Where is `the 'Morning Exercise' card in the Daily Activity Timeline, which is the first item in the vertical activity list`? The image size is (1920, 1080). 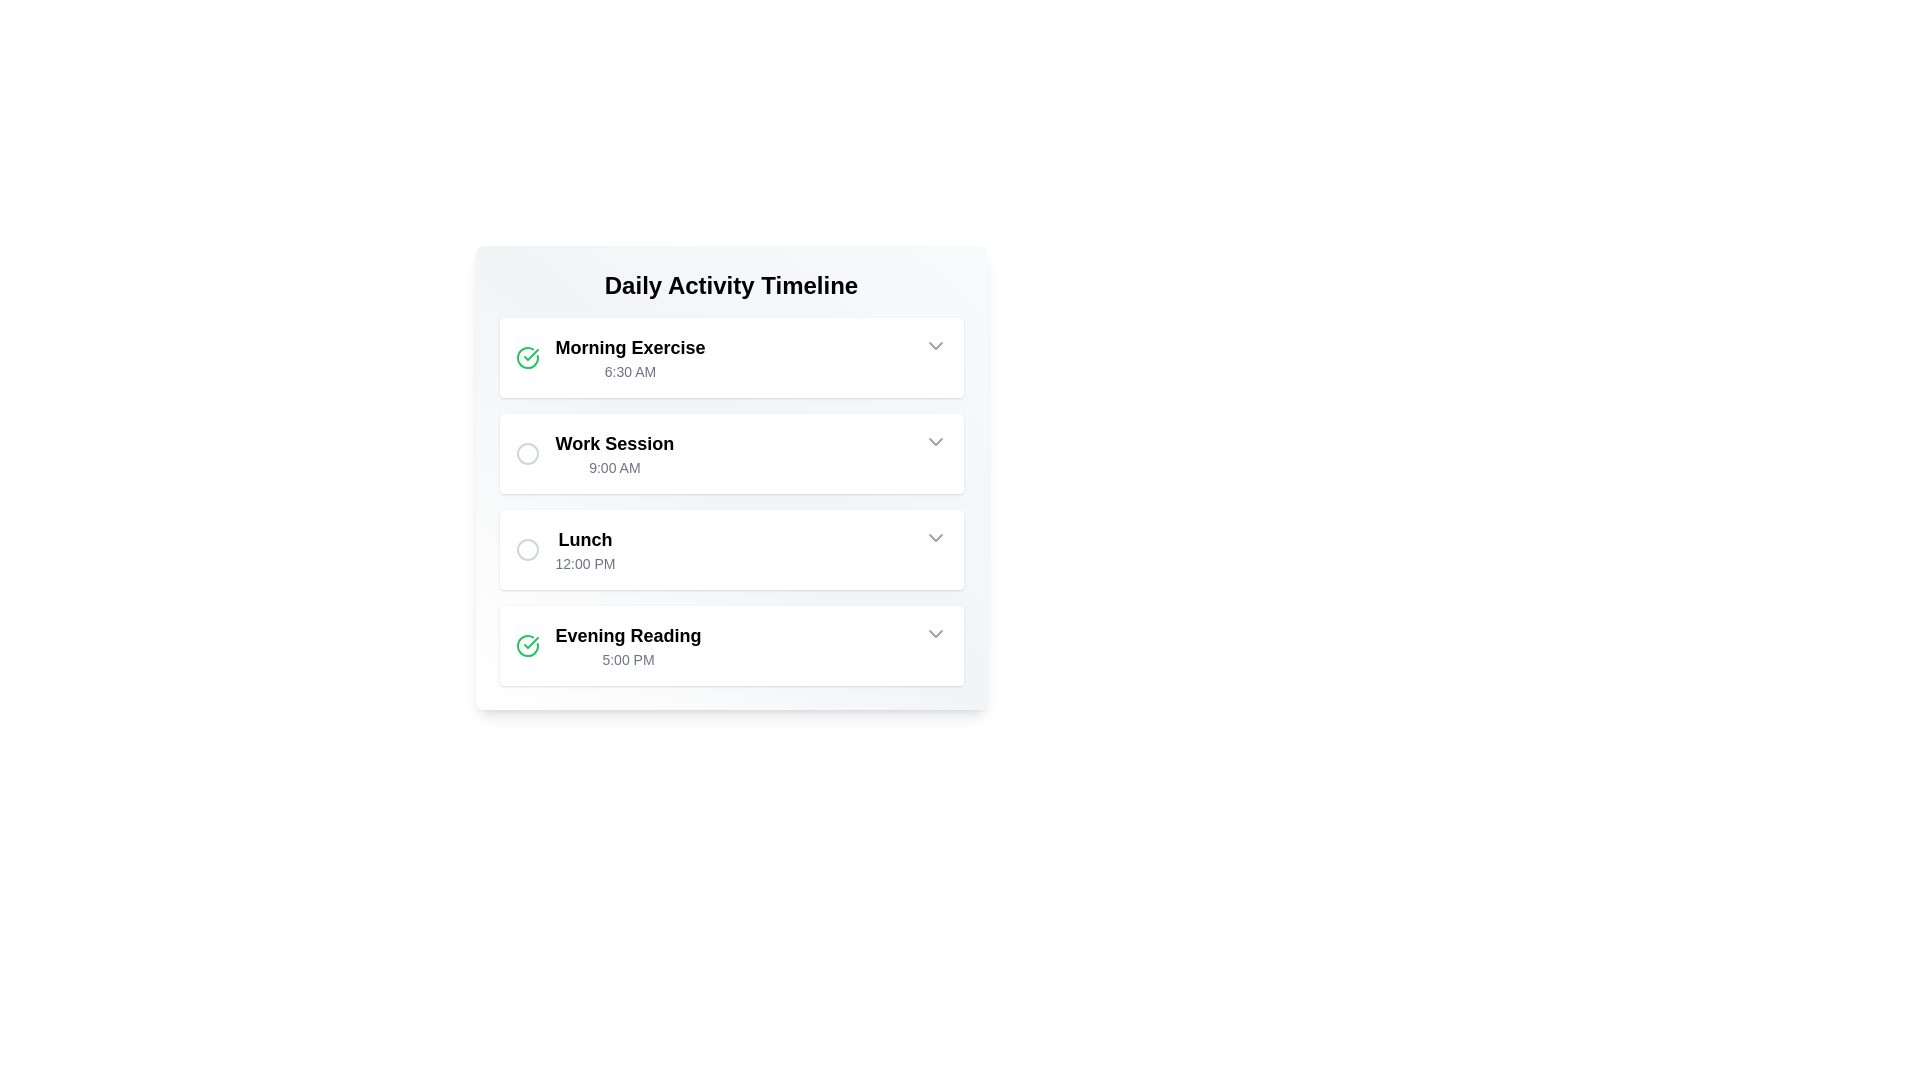 the 'Morning Exercise' card in the Daily Activity Timeline, which is the first item in the vertical activity list is located at coordinates (730, 357).